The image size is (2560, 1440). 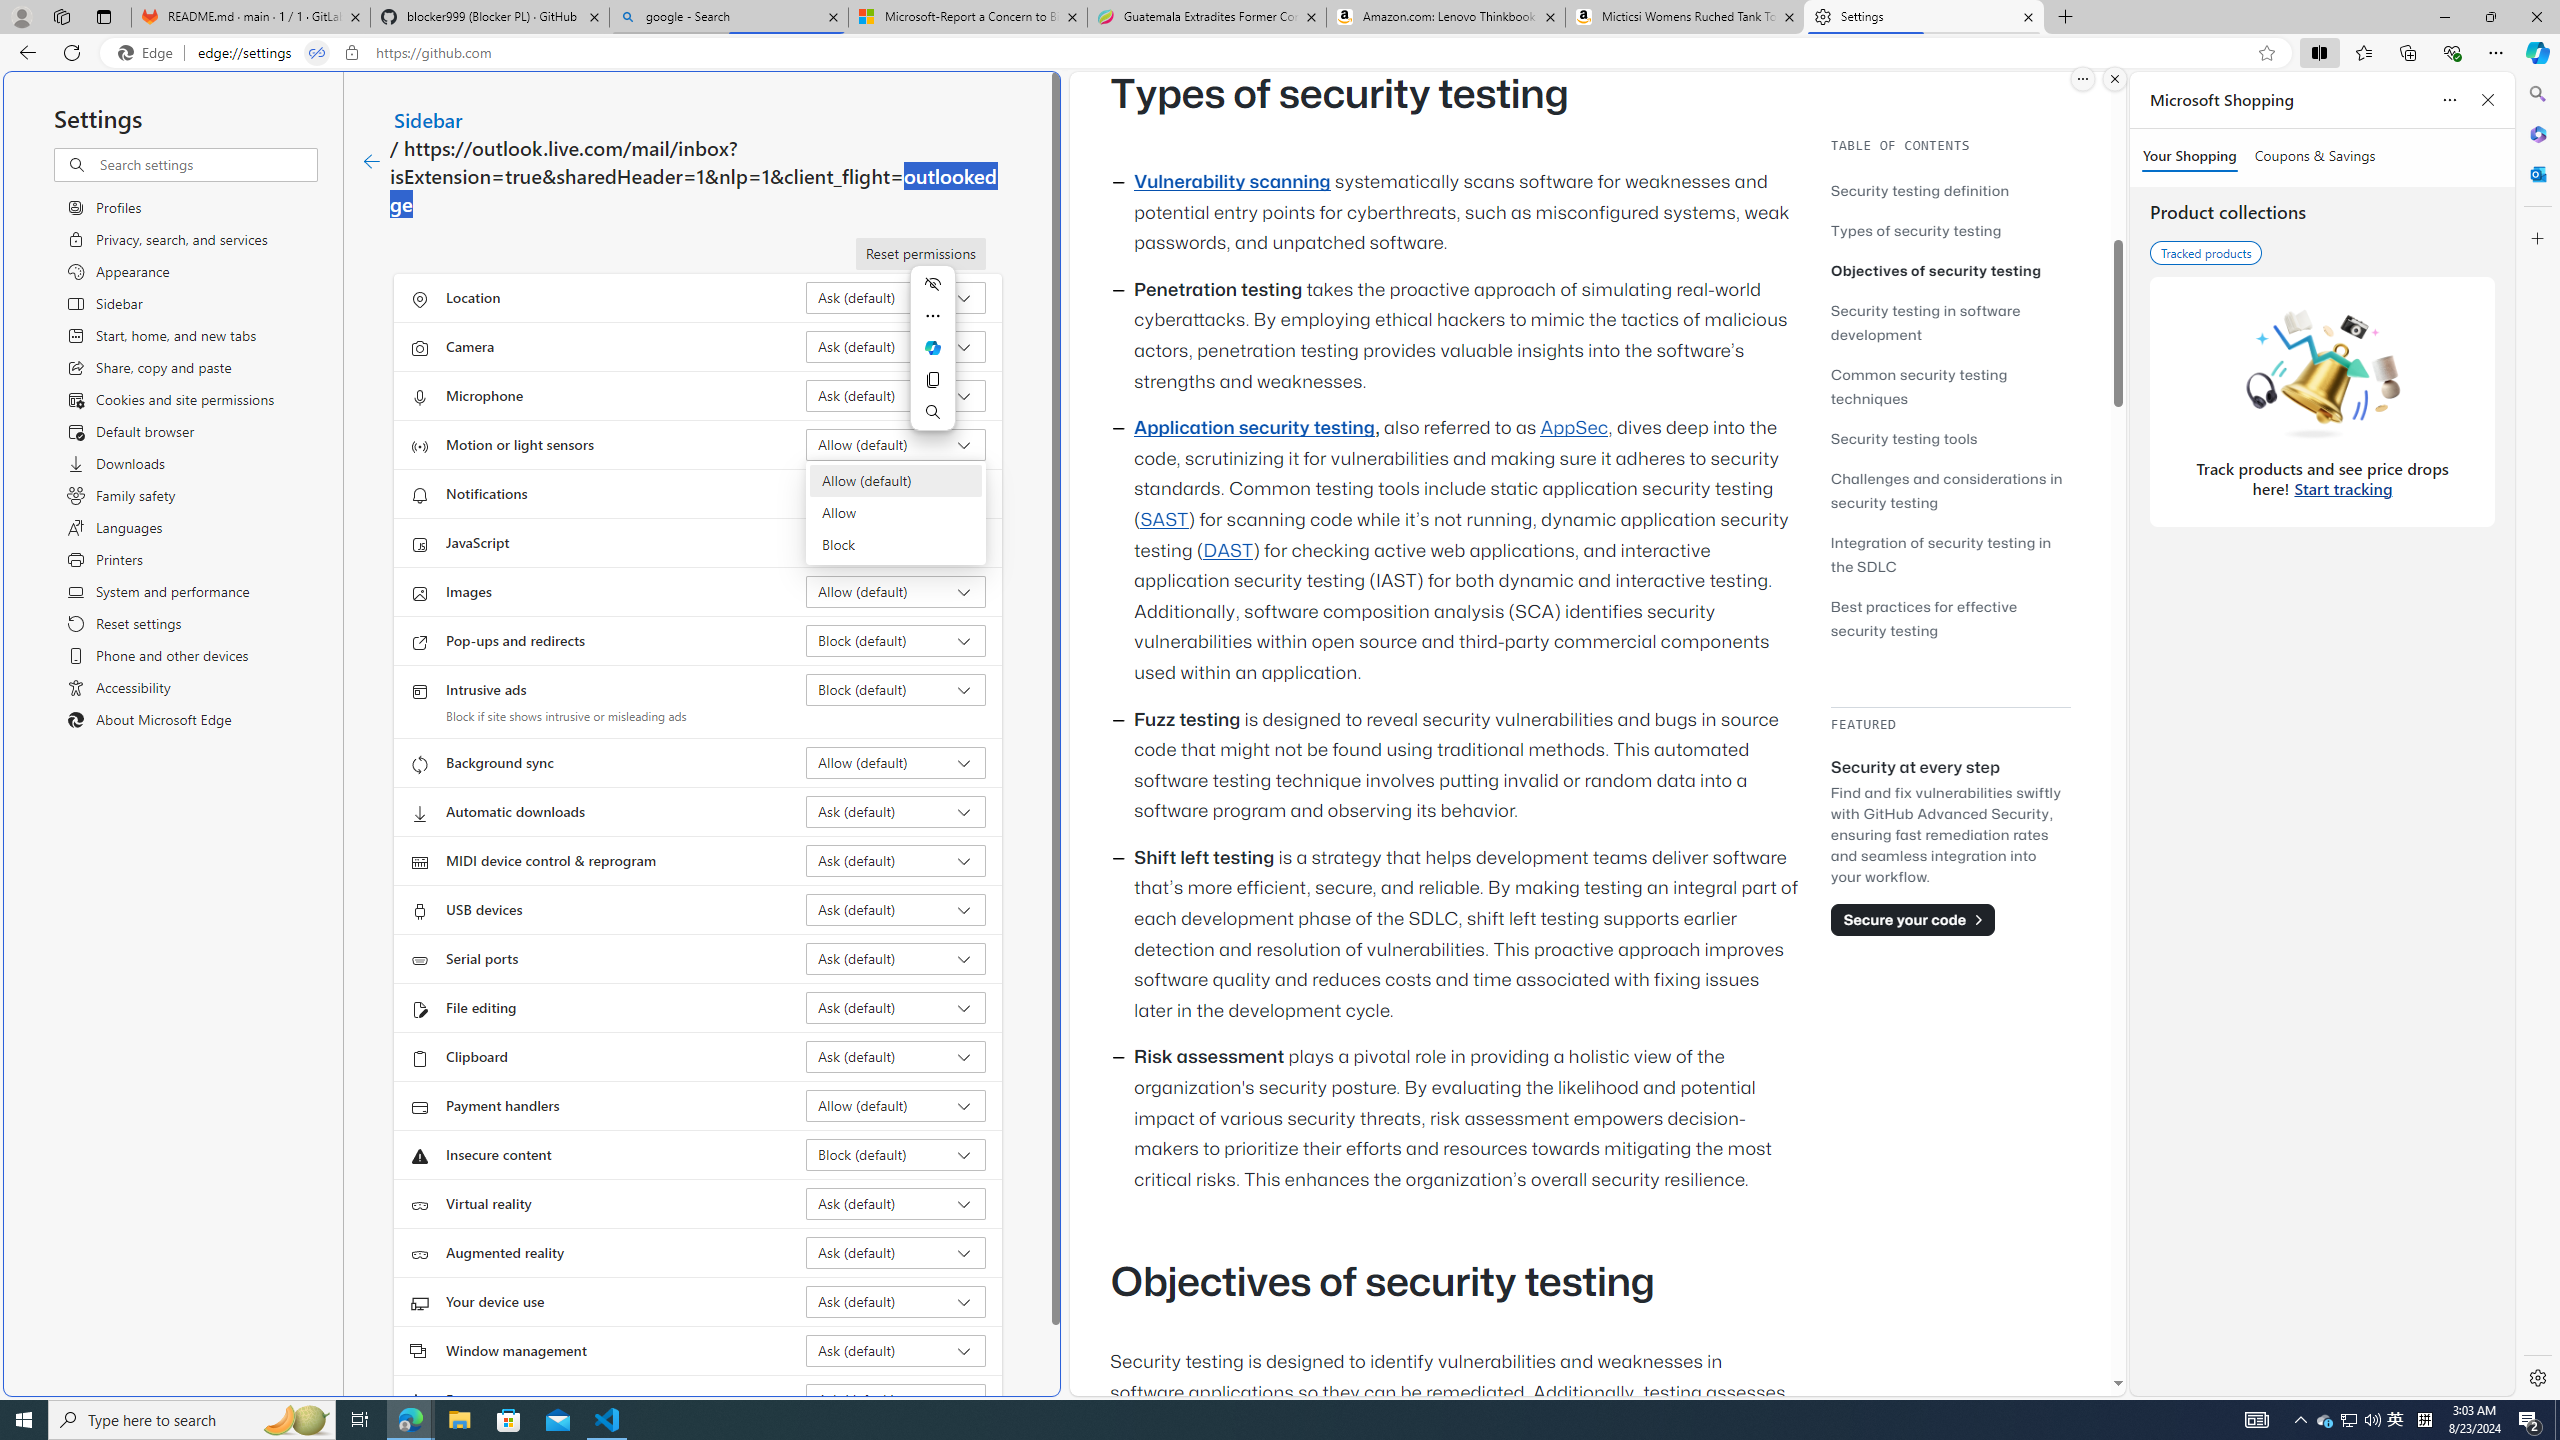 What do you see at coordinates (2490, 16) in the screenshot?
I see `'Restore'` at bounding box center [2490, 16].